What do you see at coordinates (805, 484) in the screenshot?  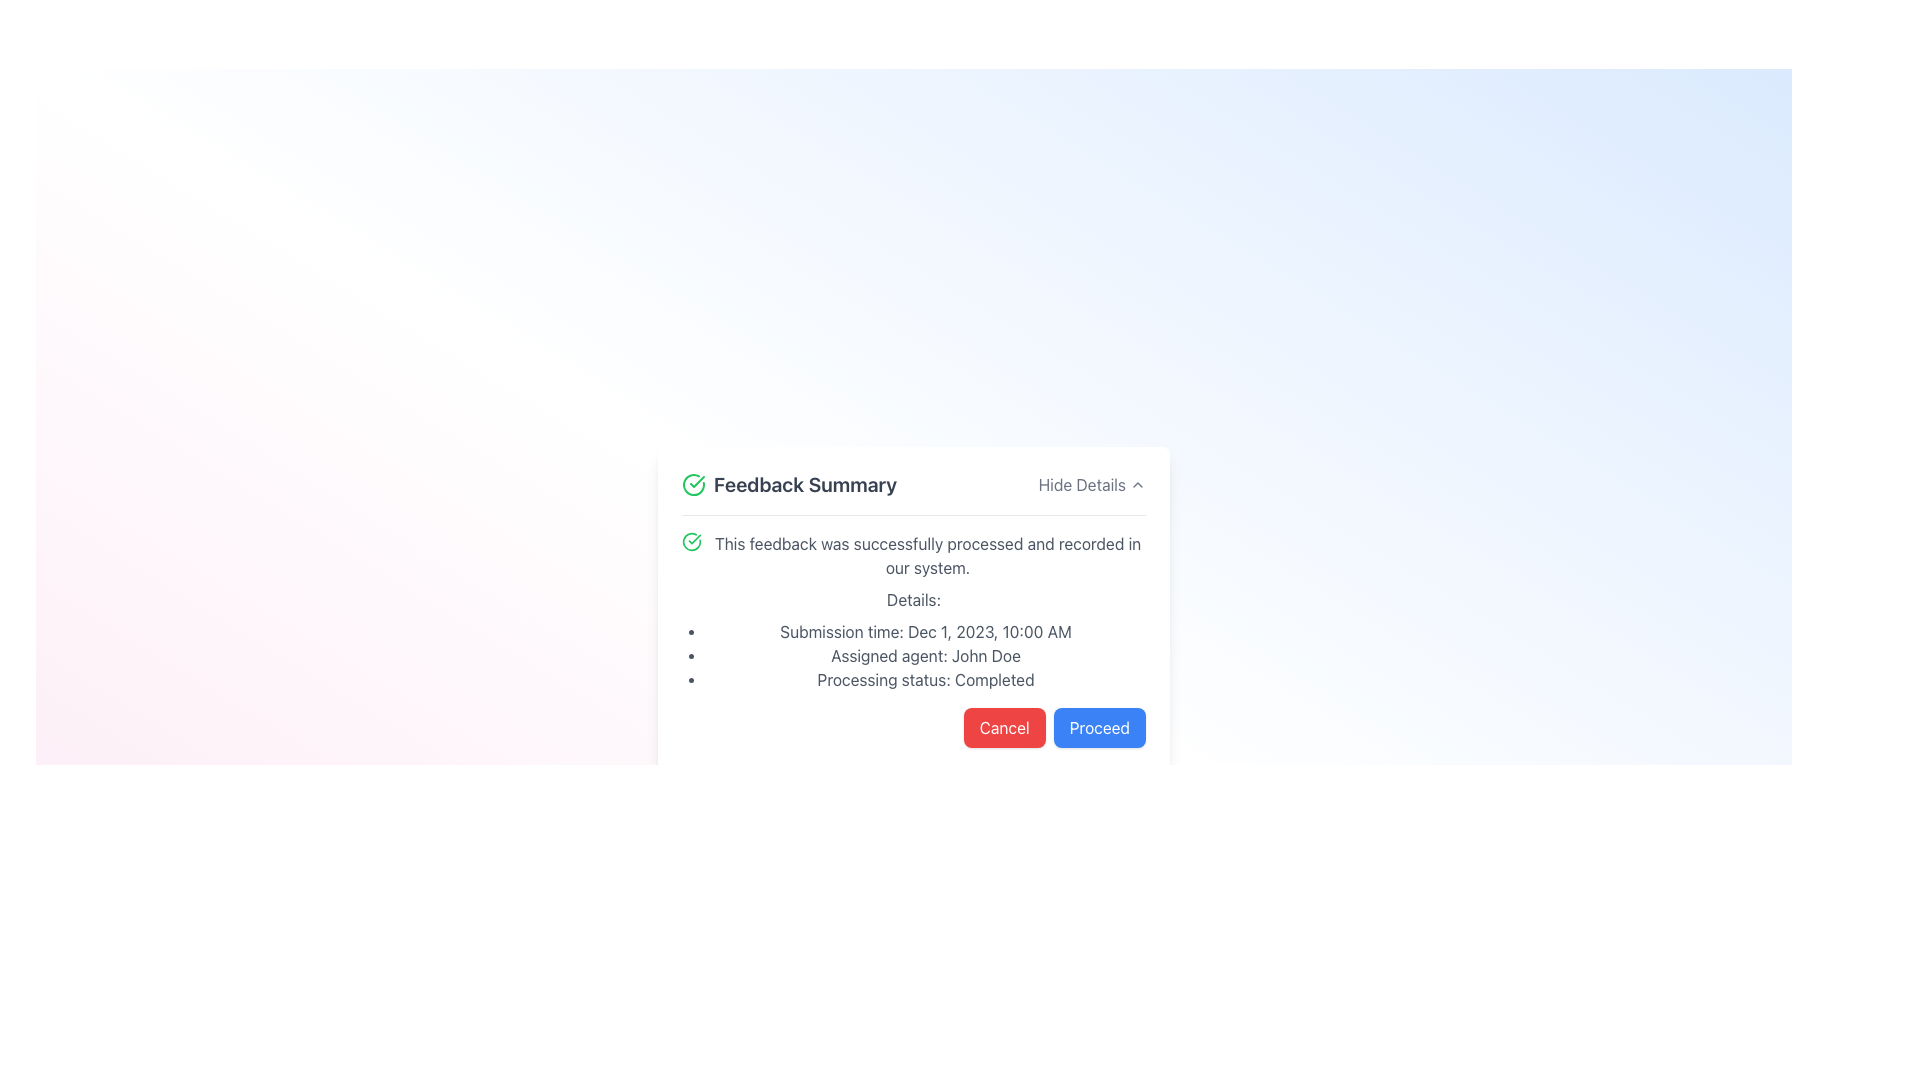 I see `the 'Feedback Summary' text label which is styled in bold dark gray and positioned after a green checkmark icon` at bounding box center [805, 484].